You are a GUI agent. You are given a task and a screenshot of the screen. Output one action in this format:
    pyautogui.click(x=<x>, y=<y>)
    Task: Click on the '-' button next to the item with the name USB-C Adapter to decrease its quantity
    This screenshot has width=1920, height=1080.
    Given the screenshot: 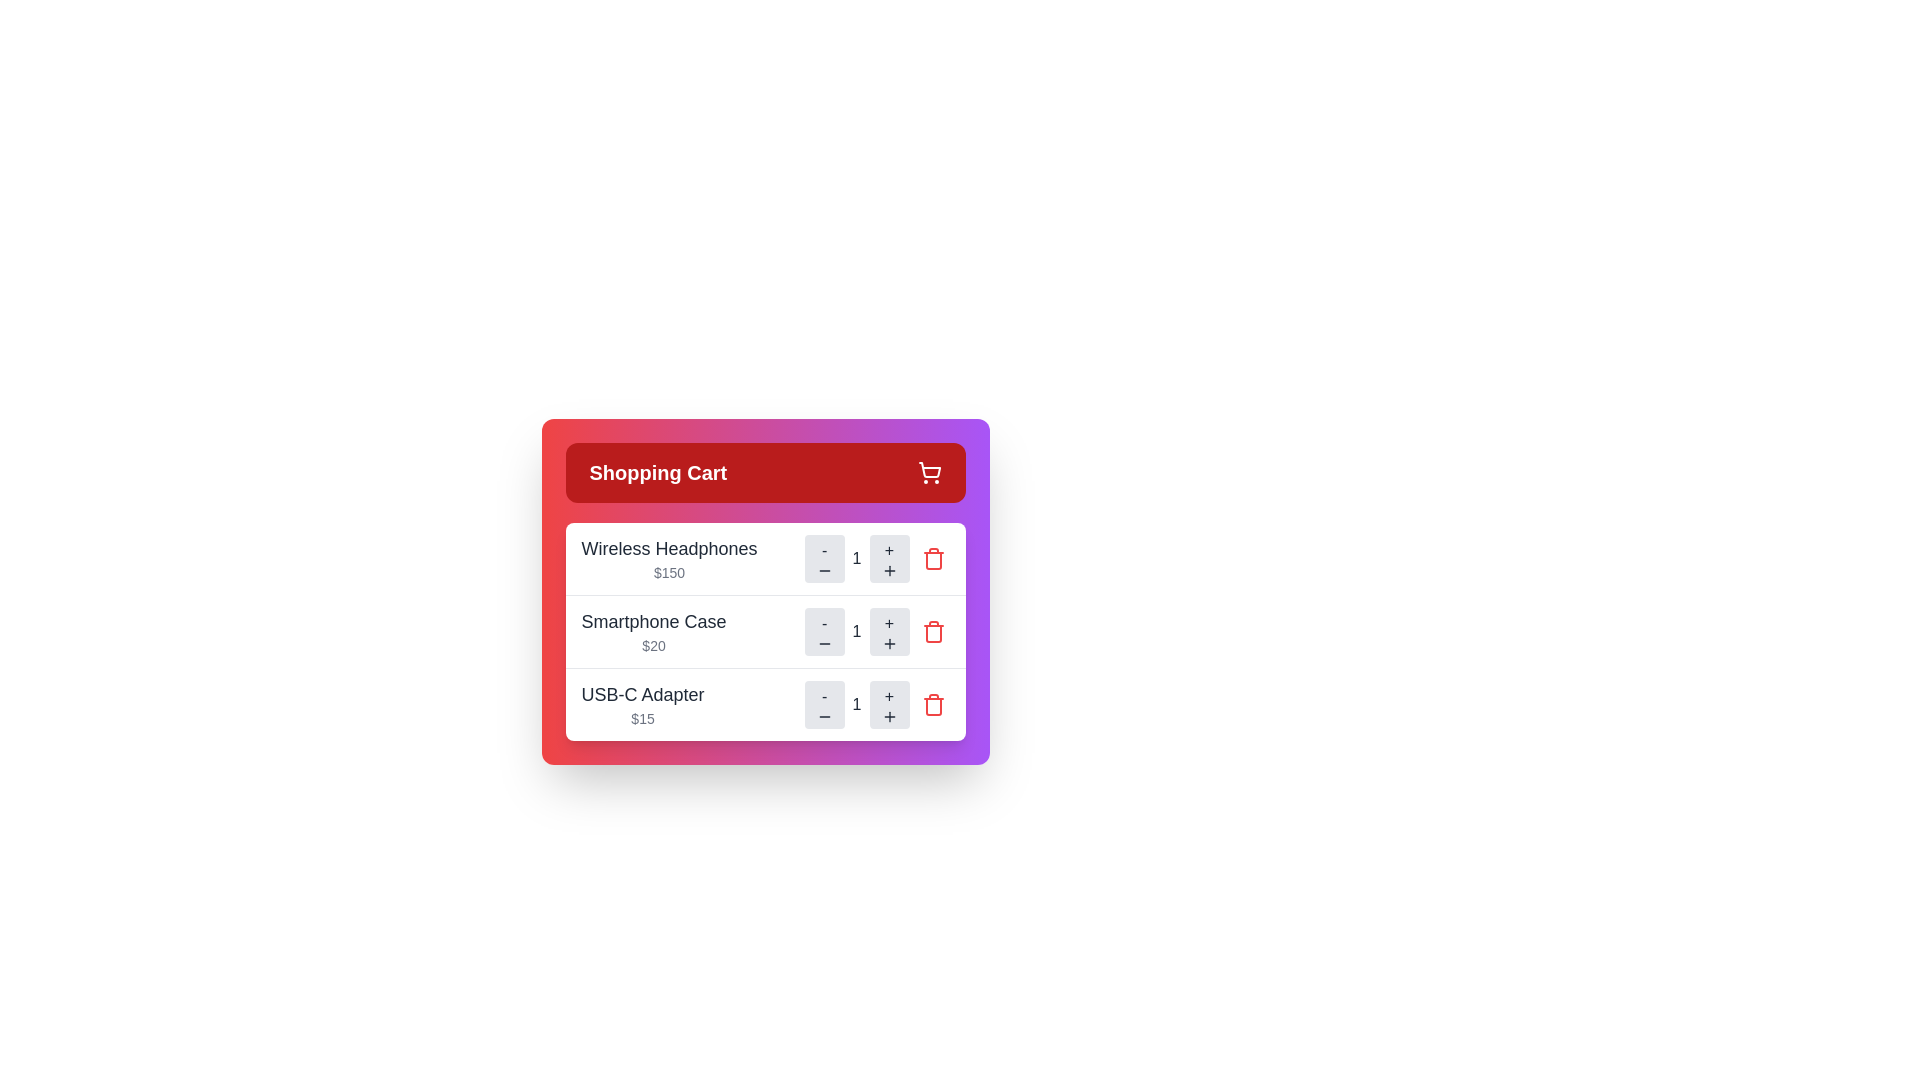 What is the action you would take?
    pyautogui.click(x=824, y=704)
    